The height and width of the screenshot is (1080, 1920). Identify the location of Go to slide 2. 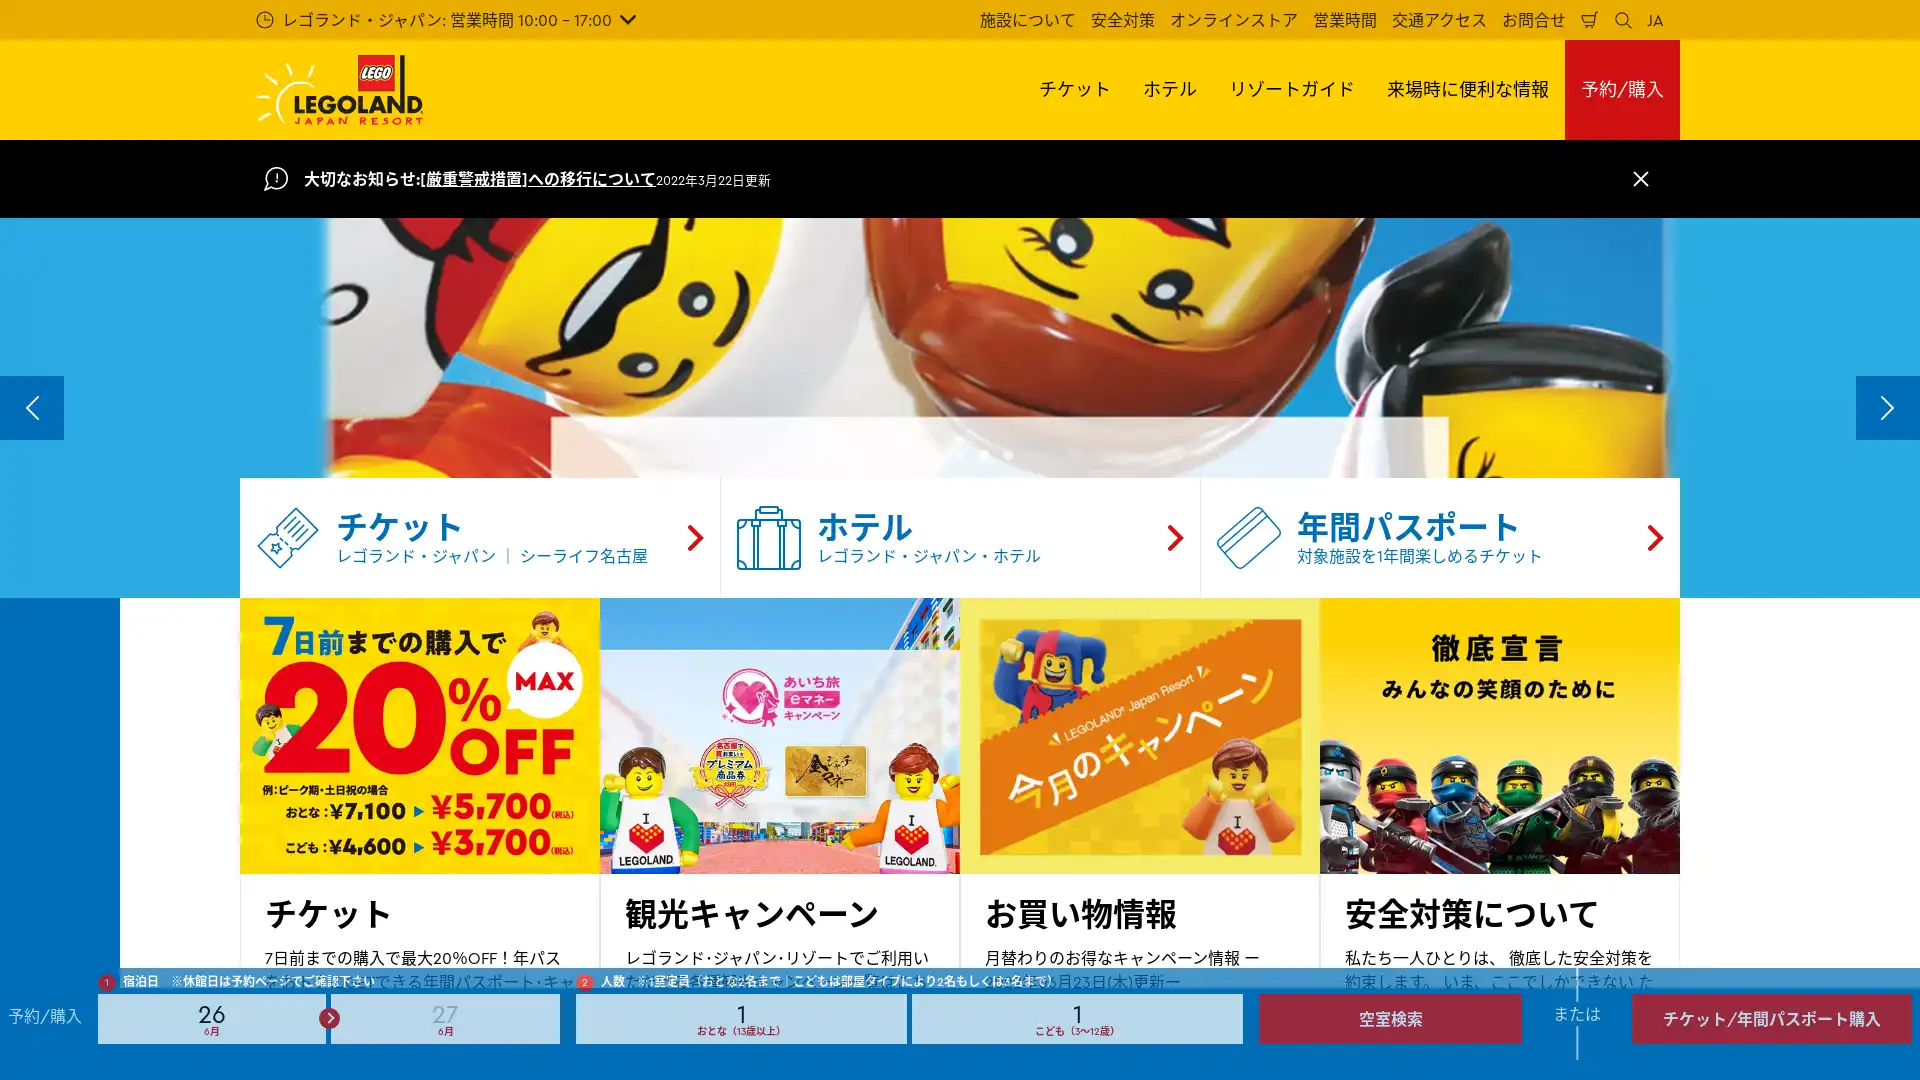
(935, 852).